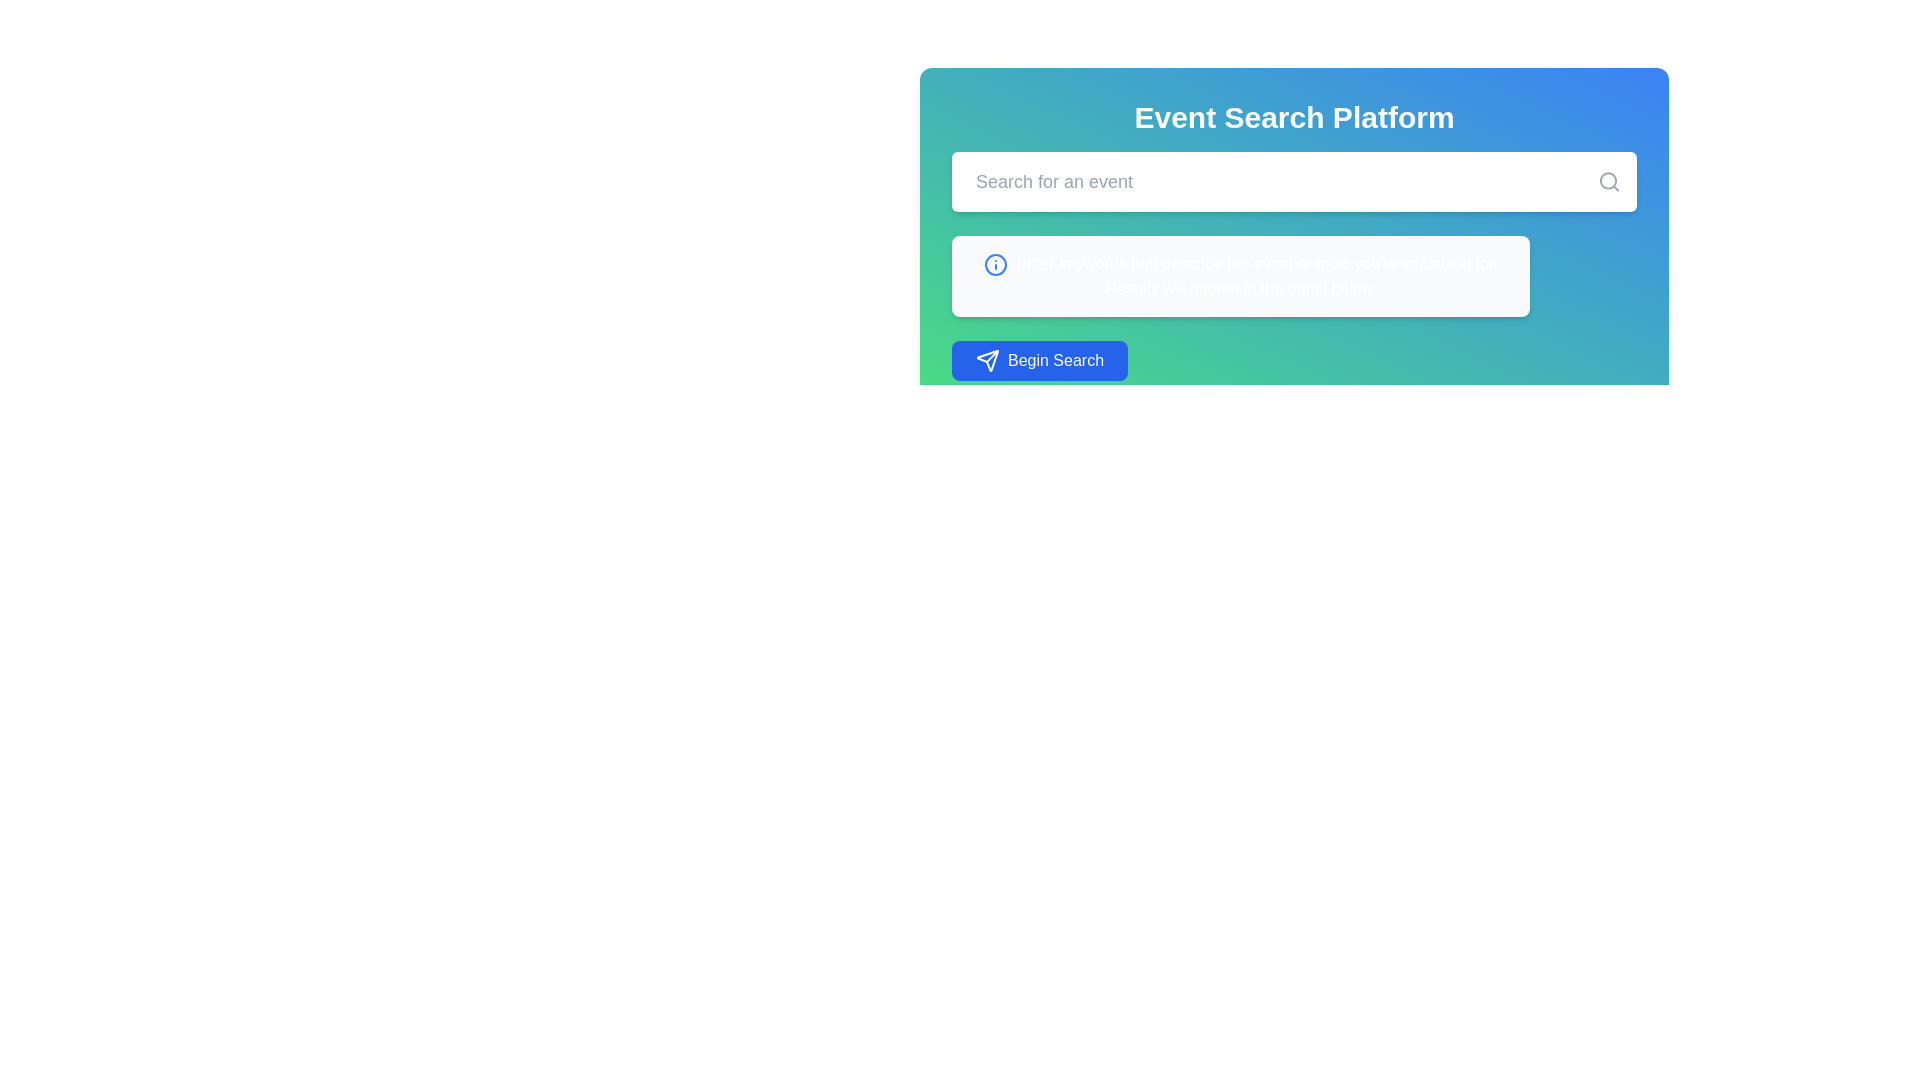 This screenshot has height=1080, width=1920. What do you see at coordinates (988, 358) in the screenshot?
I see `the paper-plane styled icon located at the top-left of the 'Begin Search' button` at bounding box center [988, 358].